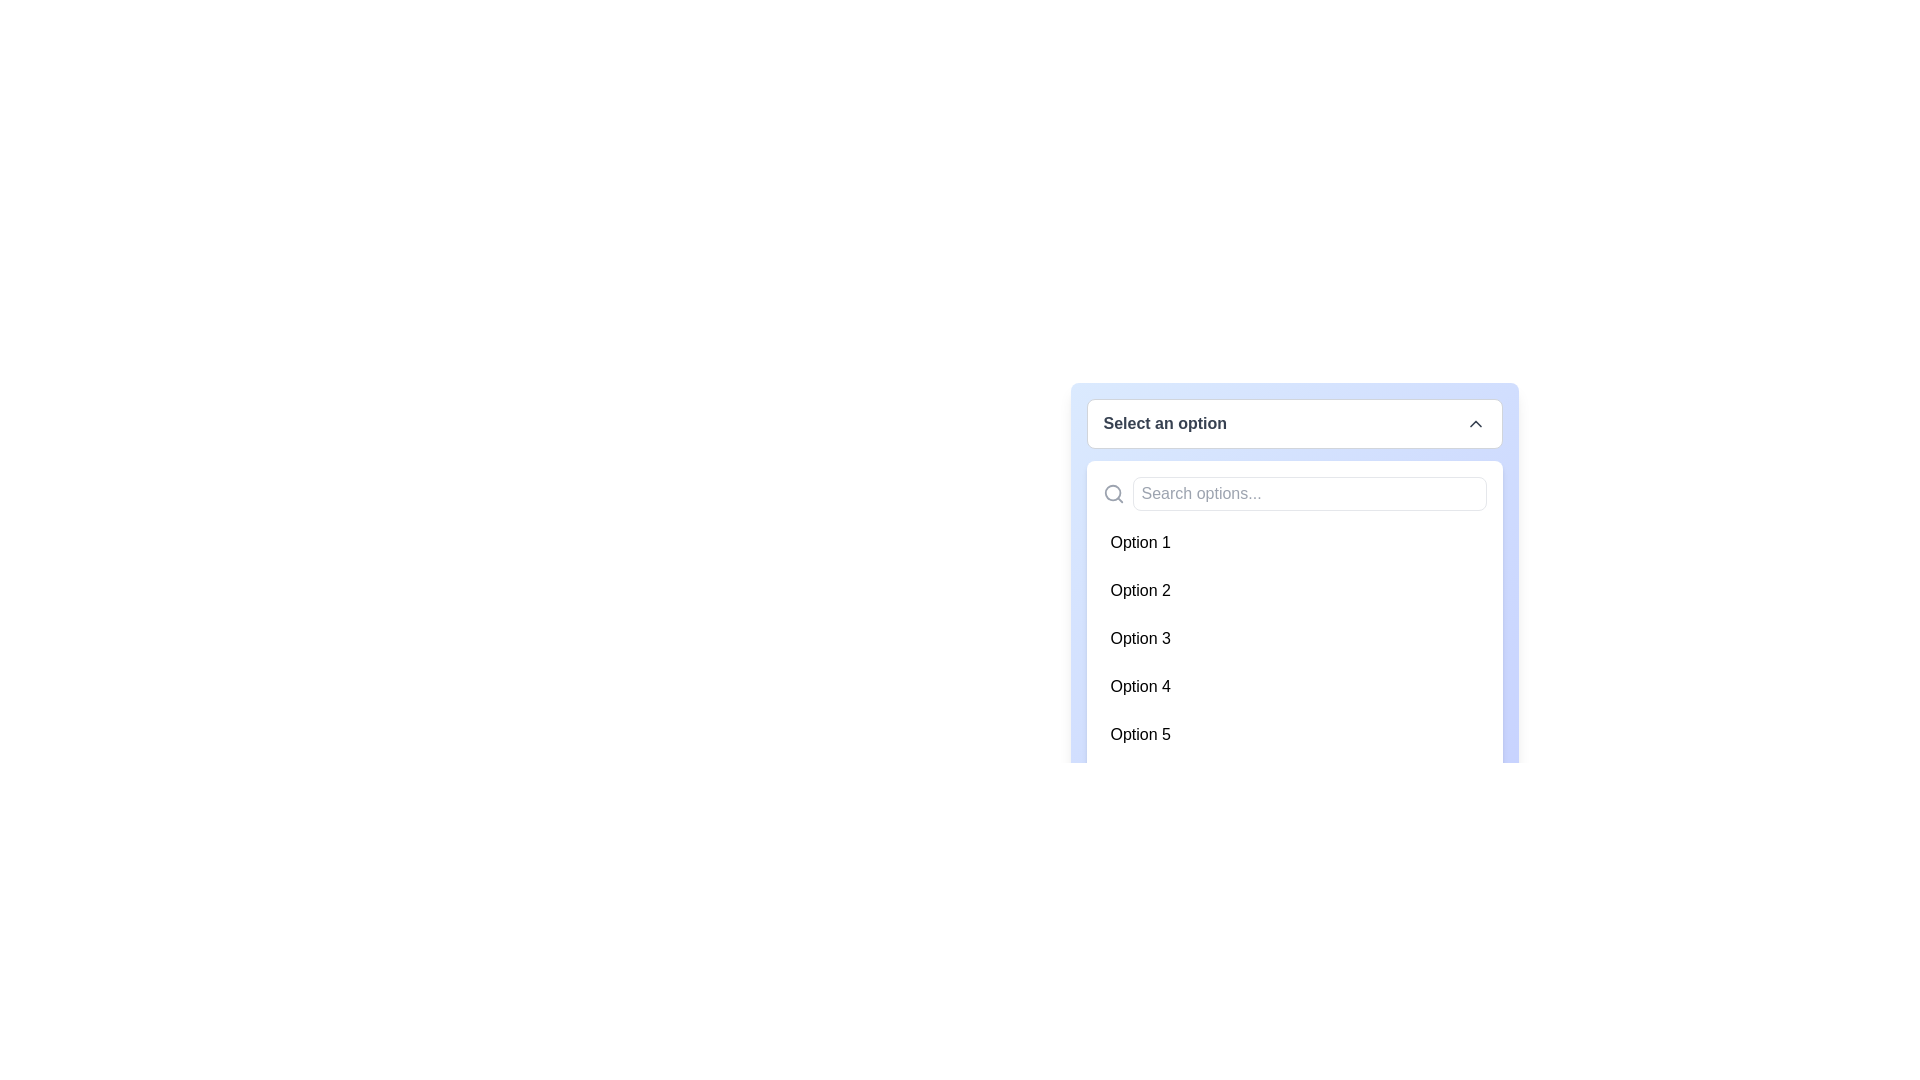  Describe the element at coordinates (1140, 639) in the screenshot. I see `the 'Option 3' in the dropdown list located below the search bar` at that location.